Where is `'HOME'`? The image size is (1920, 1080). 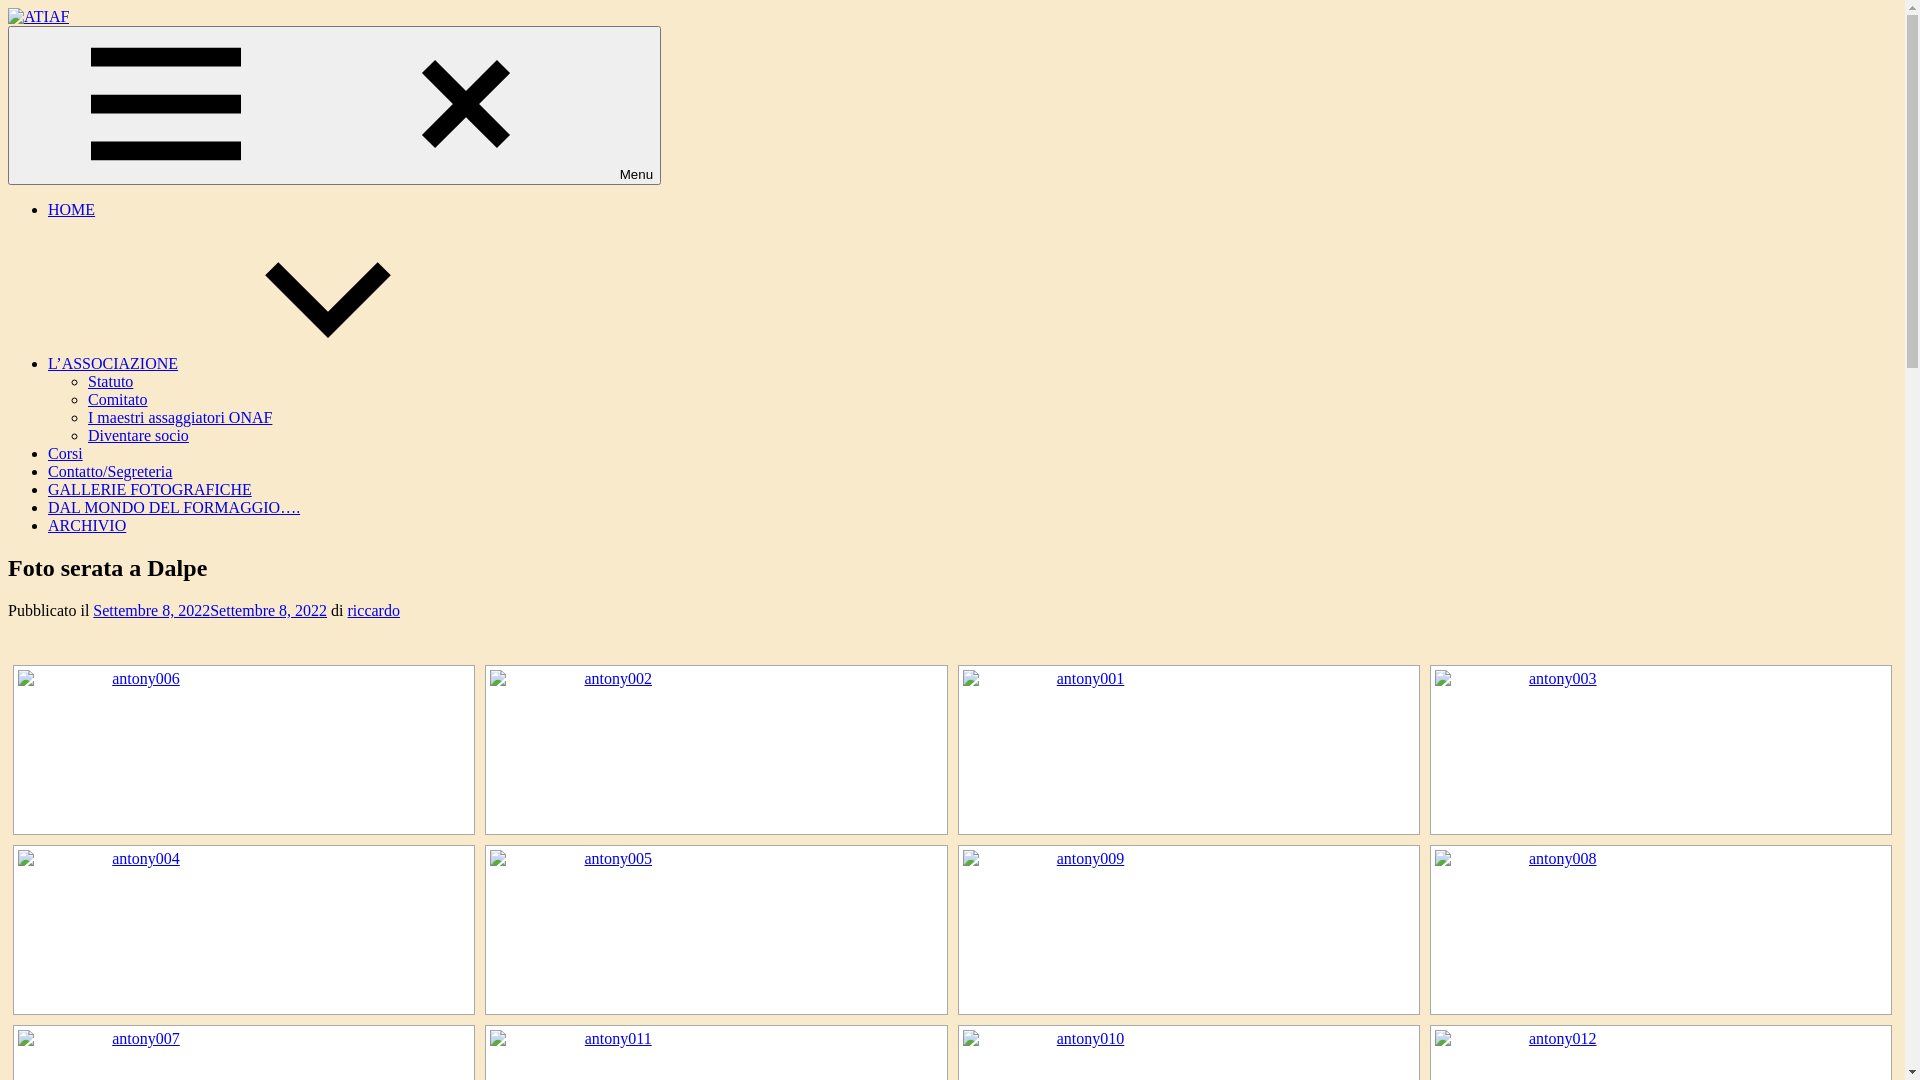
'HOME' is located at coordinates (71, 209).